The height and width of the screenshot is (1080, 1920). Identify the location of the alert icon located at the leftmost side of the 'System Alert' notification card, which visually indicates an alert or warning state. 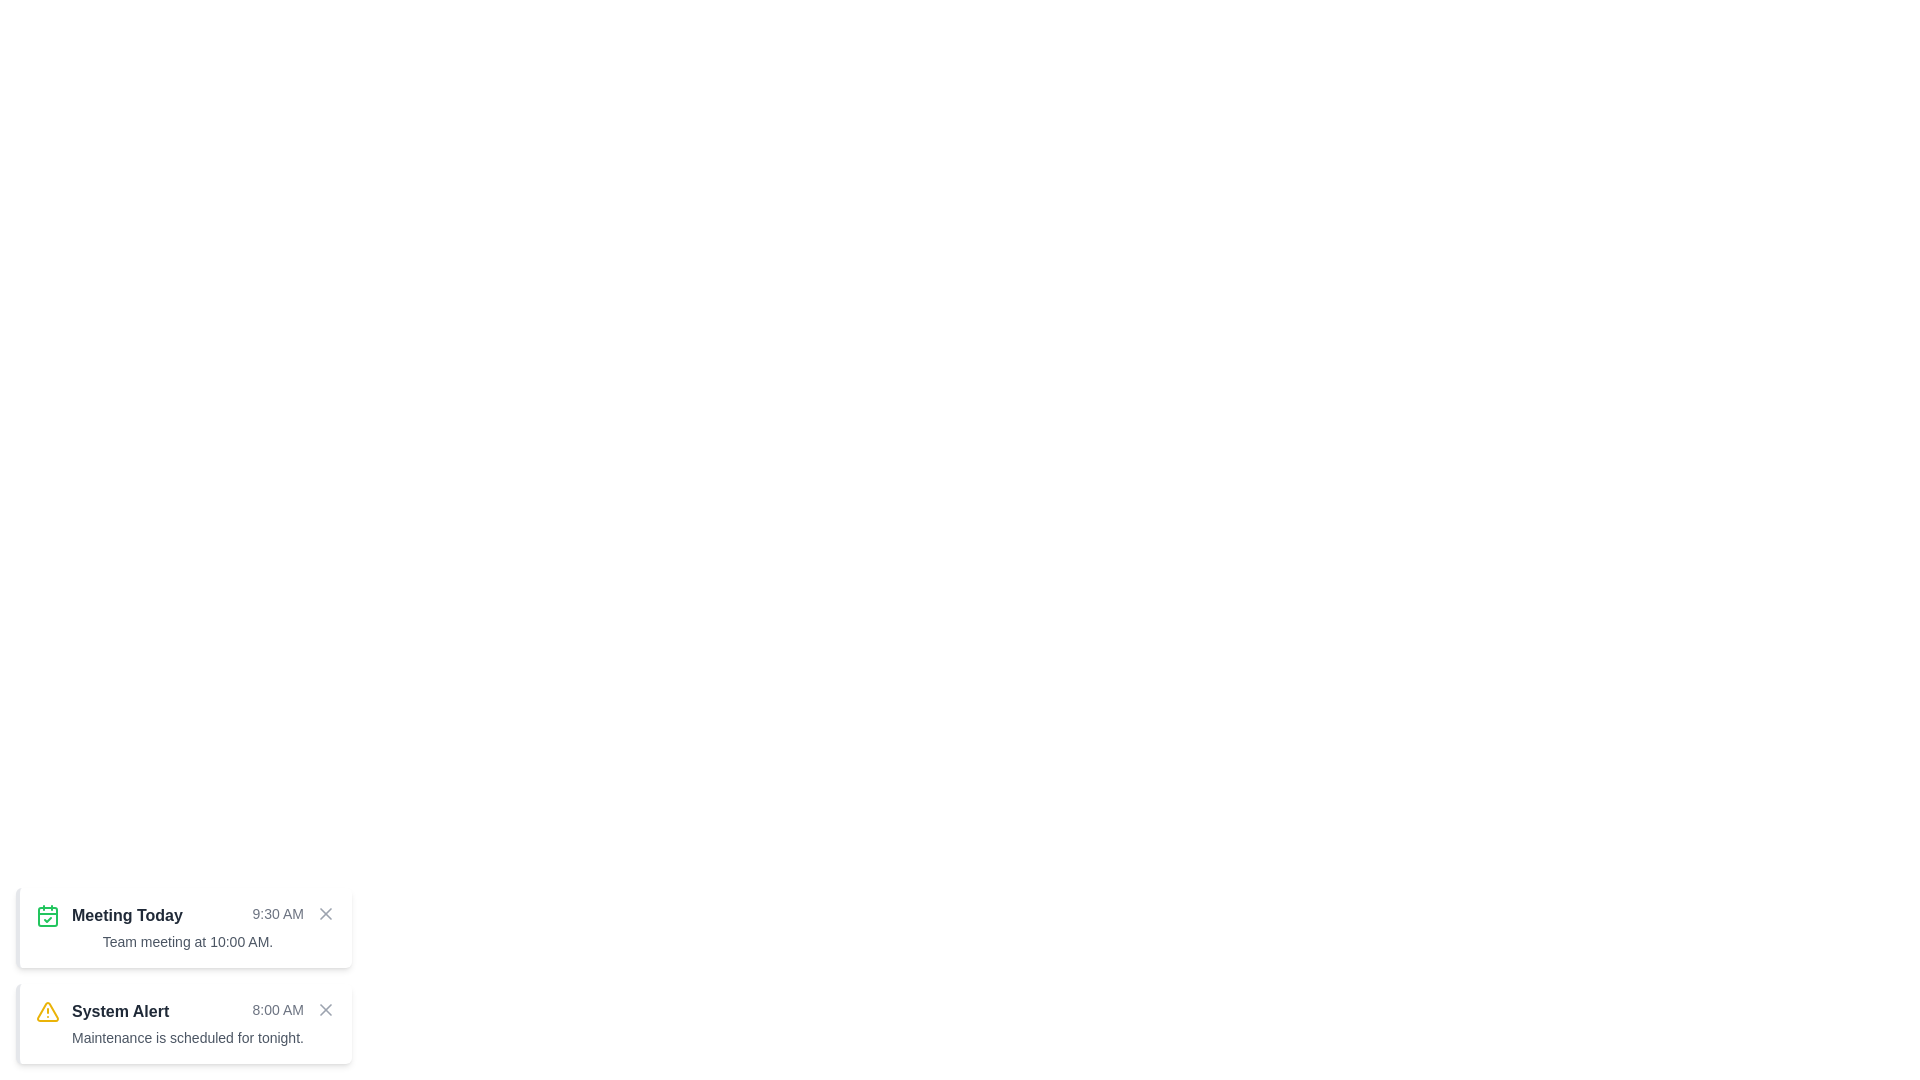
(48, 1011).